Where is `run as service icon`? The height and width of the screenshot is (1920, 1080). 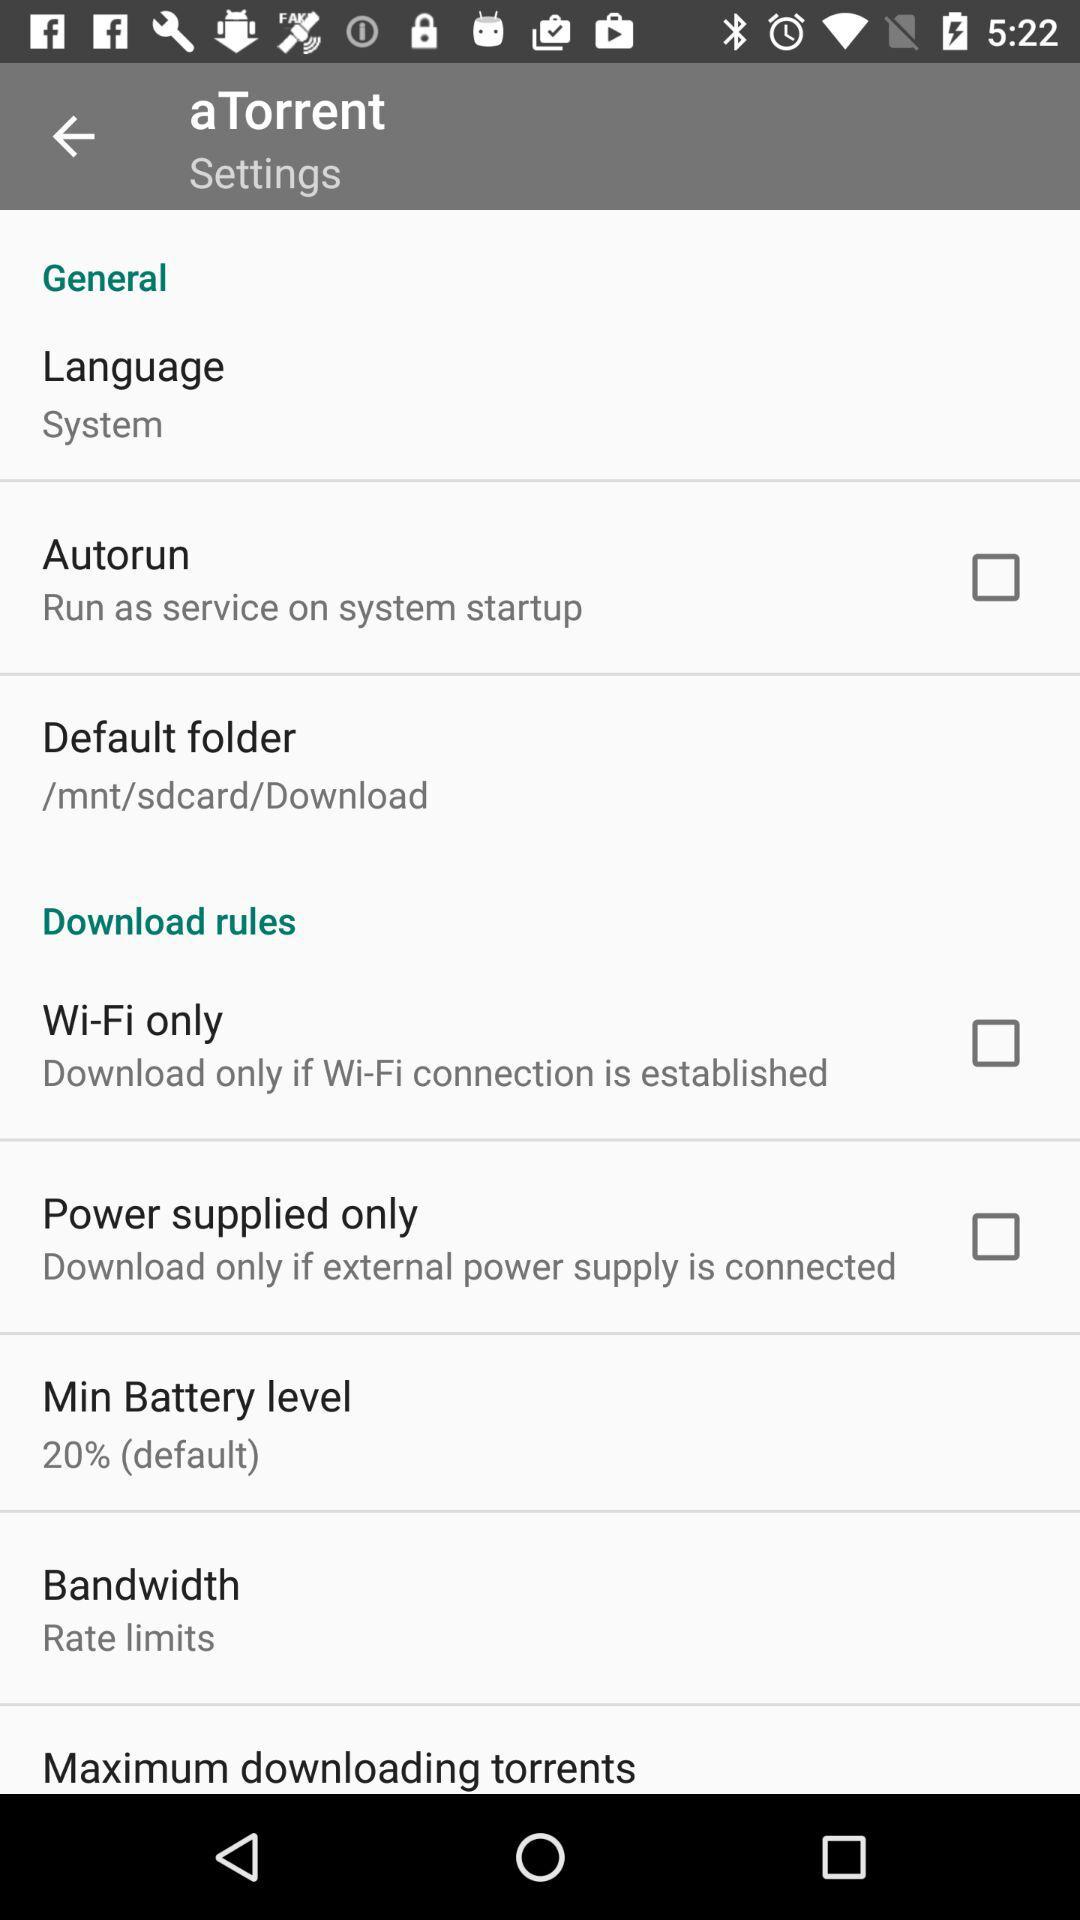 run as service icon is located at coordinates (312, 604).